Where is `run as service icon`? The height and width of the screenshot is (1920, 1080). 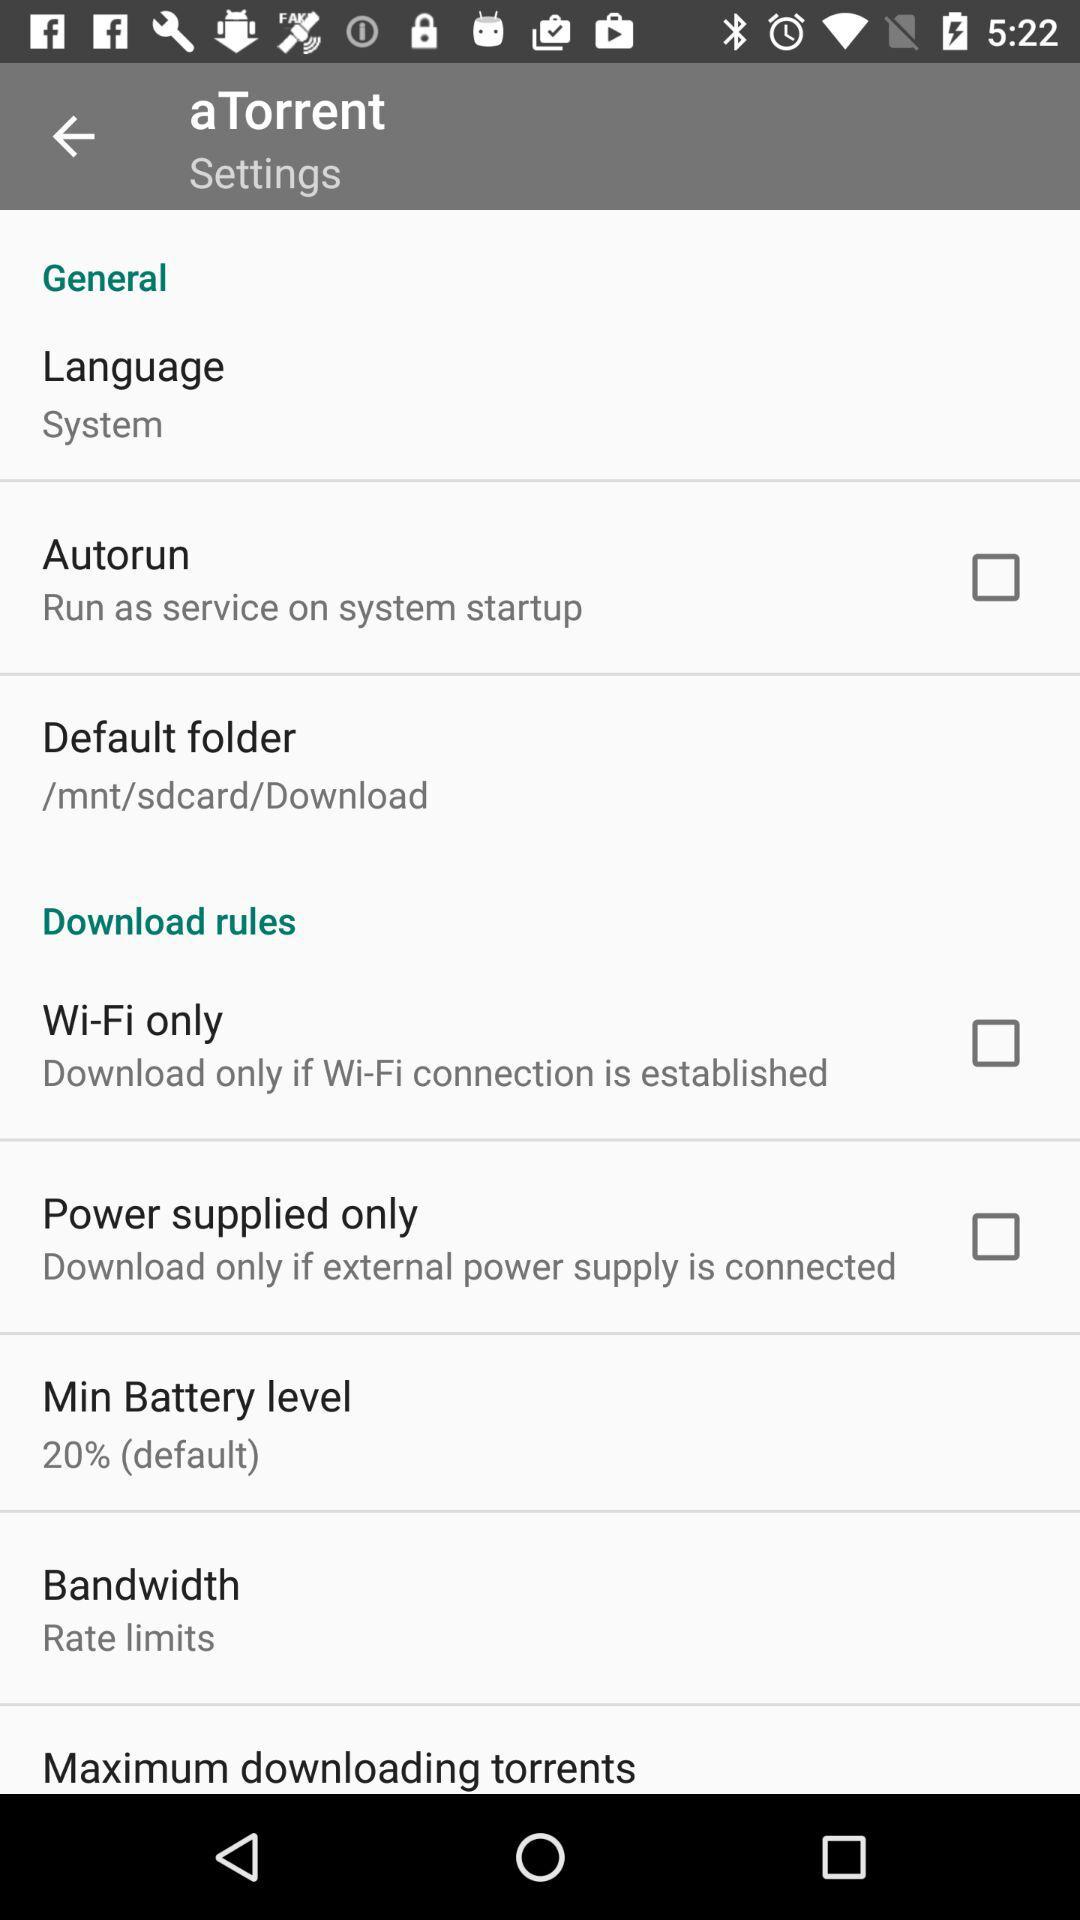 run as service icon is located at coordinates (312, 604).